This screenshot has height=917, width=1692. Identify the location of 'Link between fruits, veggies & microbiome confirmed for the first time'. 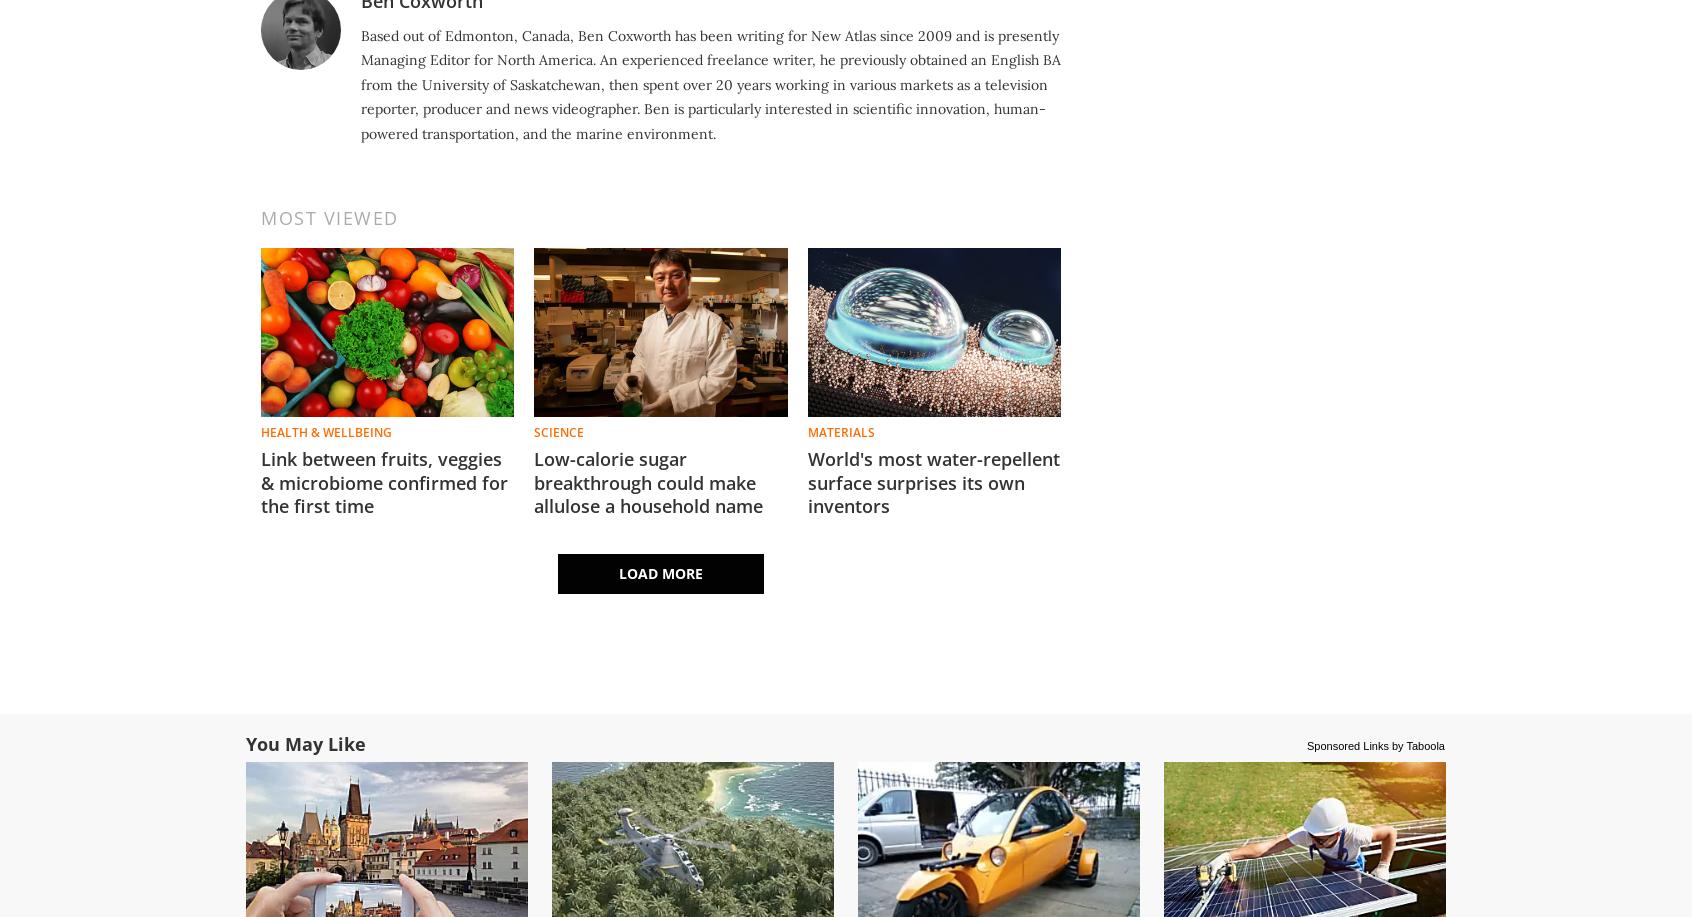
(384, 480).